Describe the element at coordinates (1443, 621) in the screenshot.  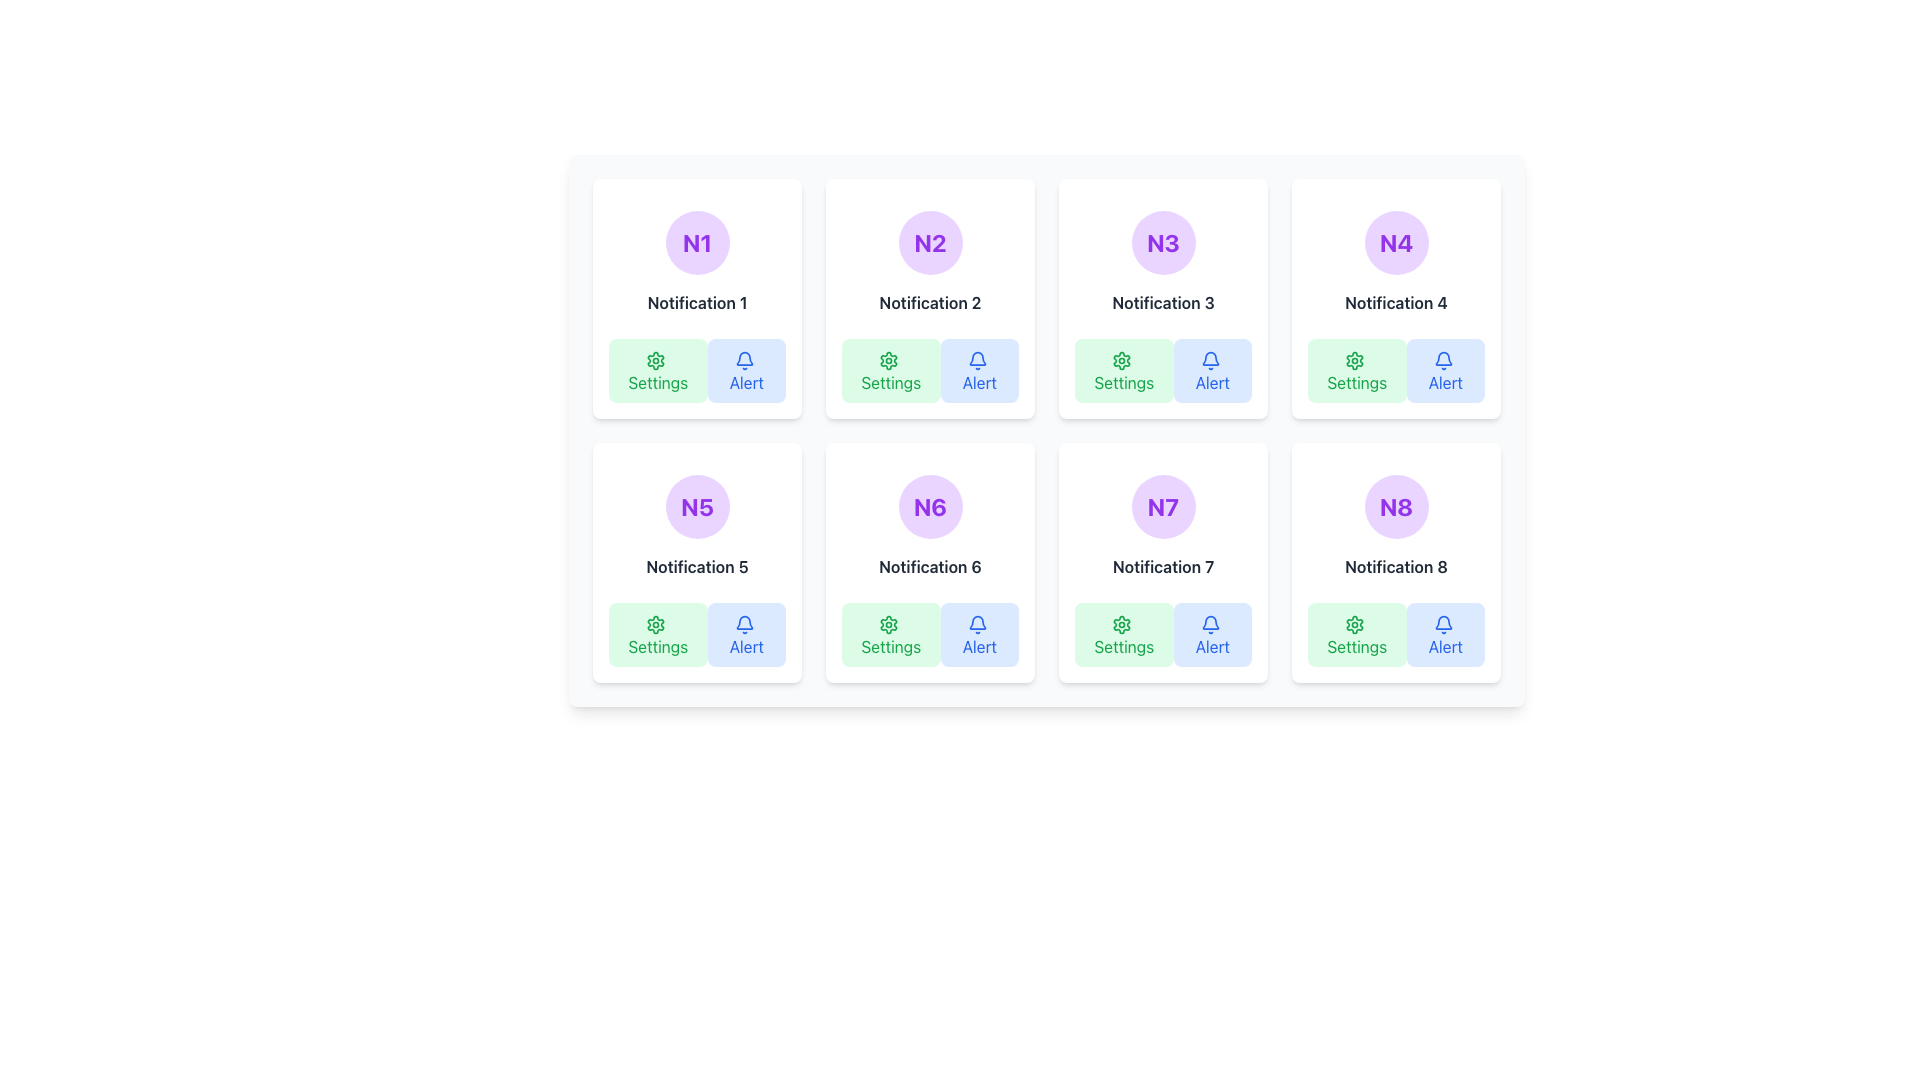
I see `the 'Alert' button icon located at the center of the last card (N8) in the bottom-right of the interface` at that location.